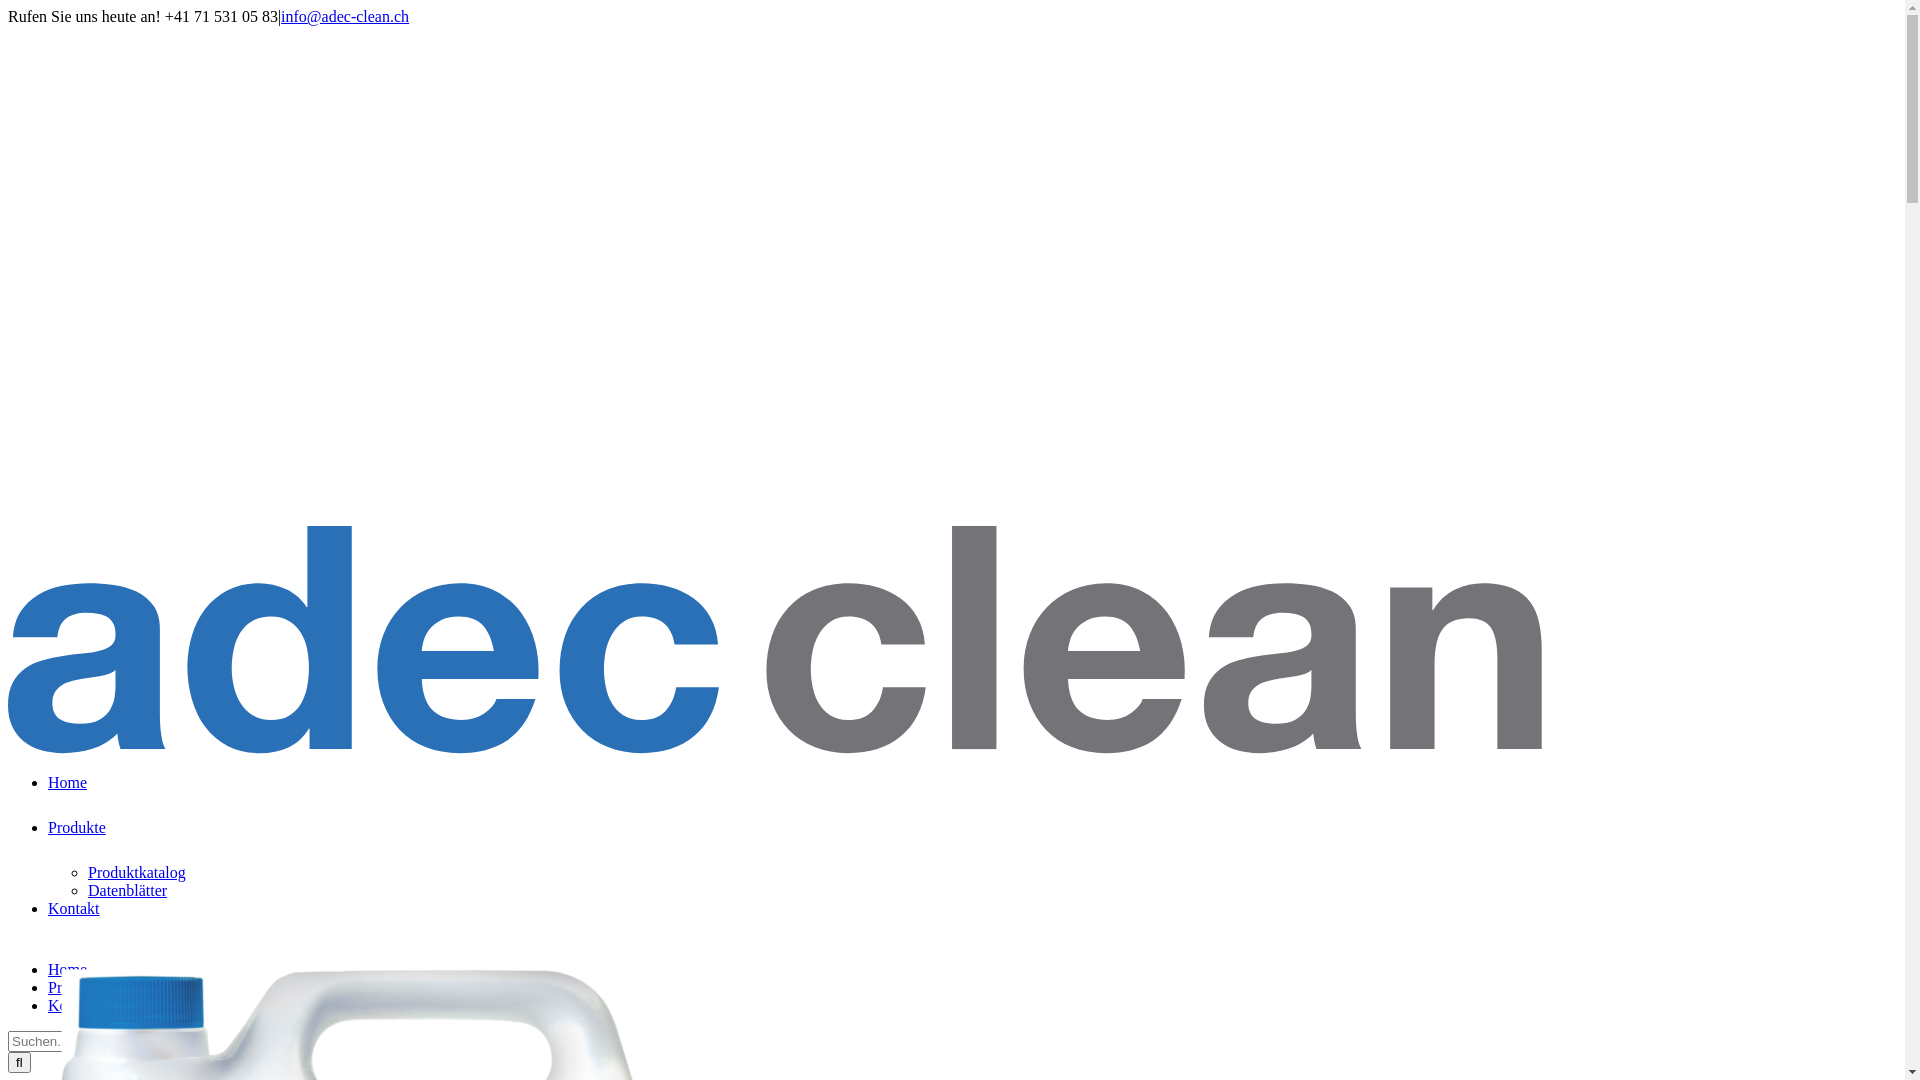 The height and width of the screenshot is (1080, 1920). I want to click on 'Produktkatalog', so click(136, 871).